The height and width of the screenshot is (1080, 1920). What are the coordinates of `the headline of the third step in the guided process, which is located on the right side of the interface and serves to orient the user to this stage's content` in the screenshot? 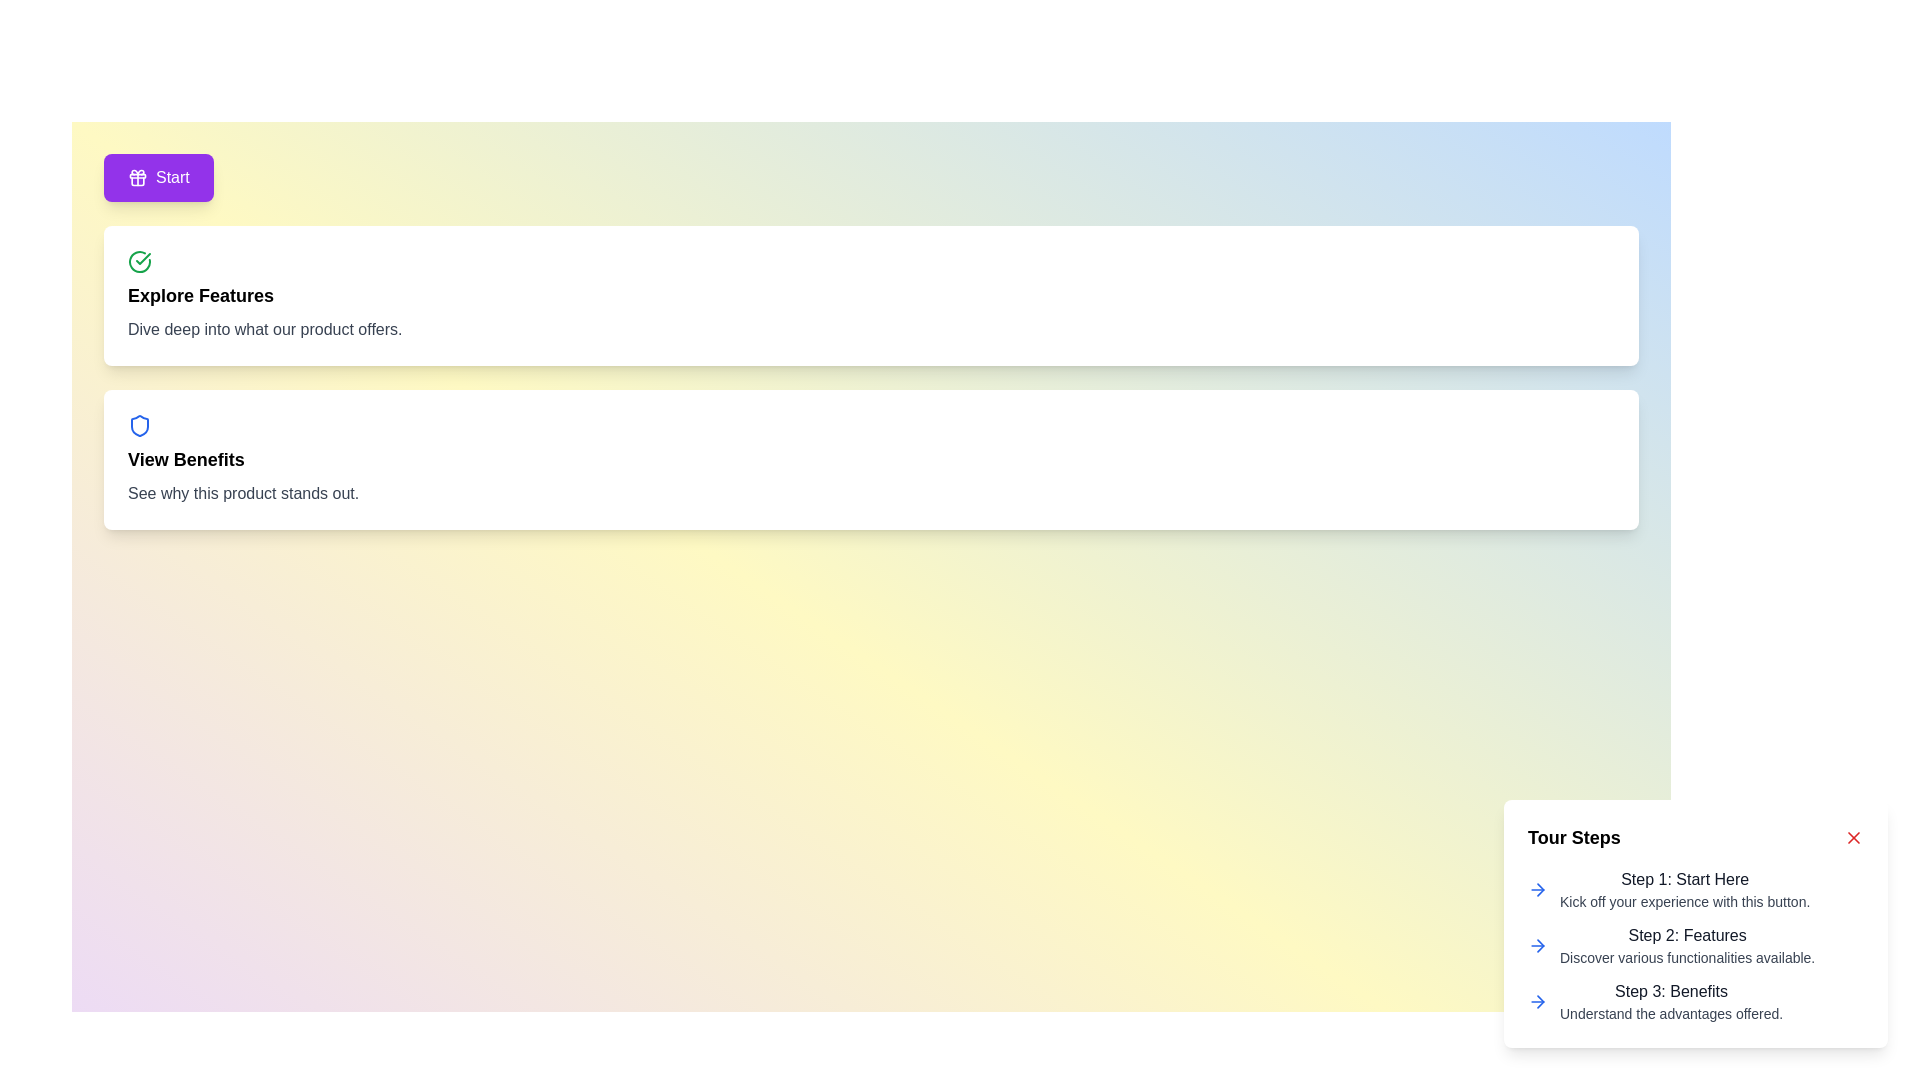 It's located at (1671, 991).